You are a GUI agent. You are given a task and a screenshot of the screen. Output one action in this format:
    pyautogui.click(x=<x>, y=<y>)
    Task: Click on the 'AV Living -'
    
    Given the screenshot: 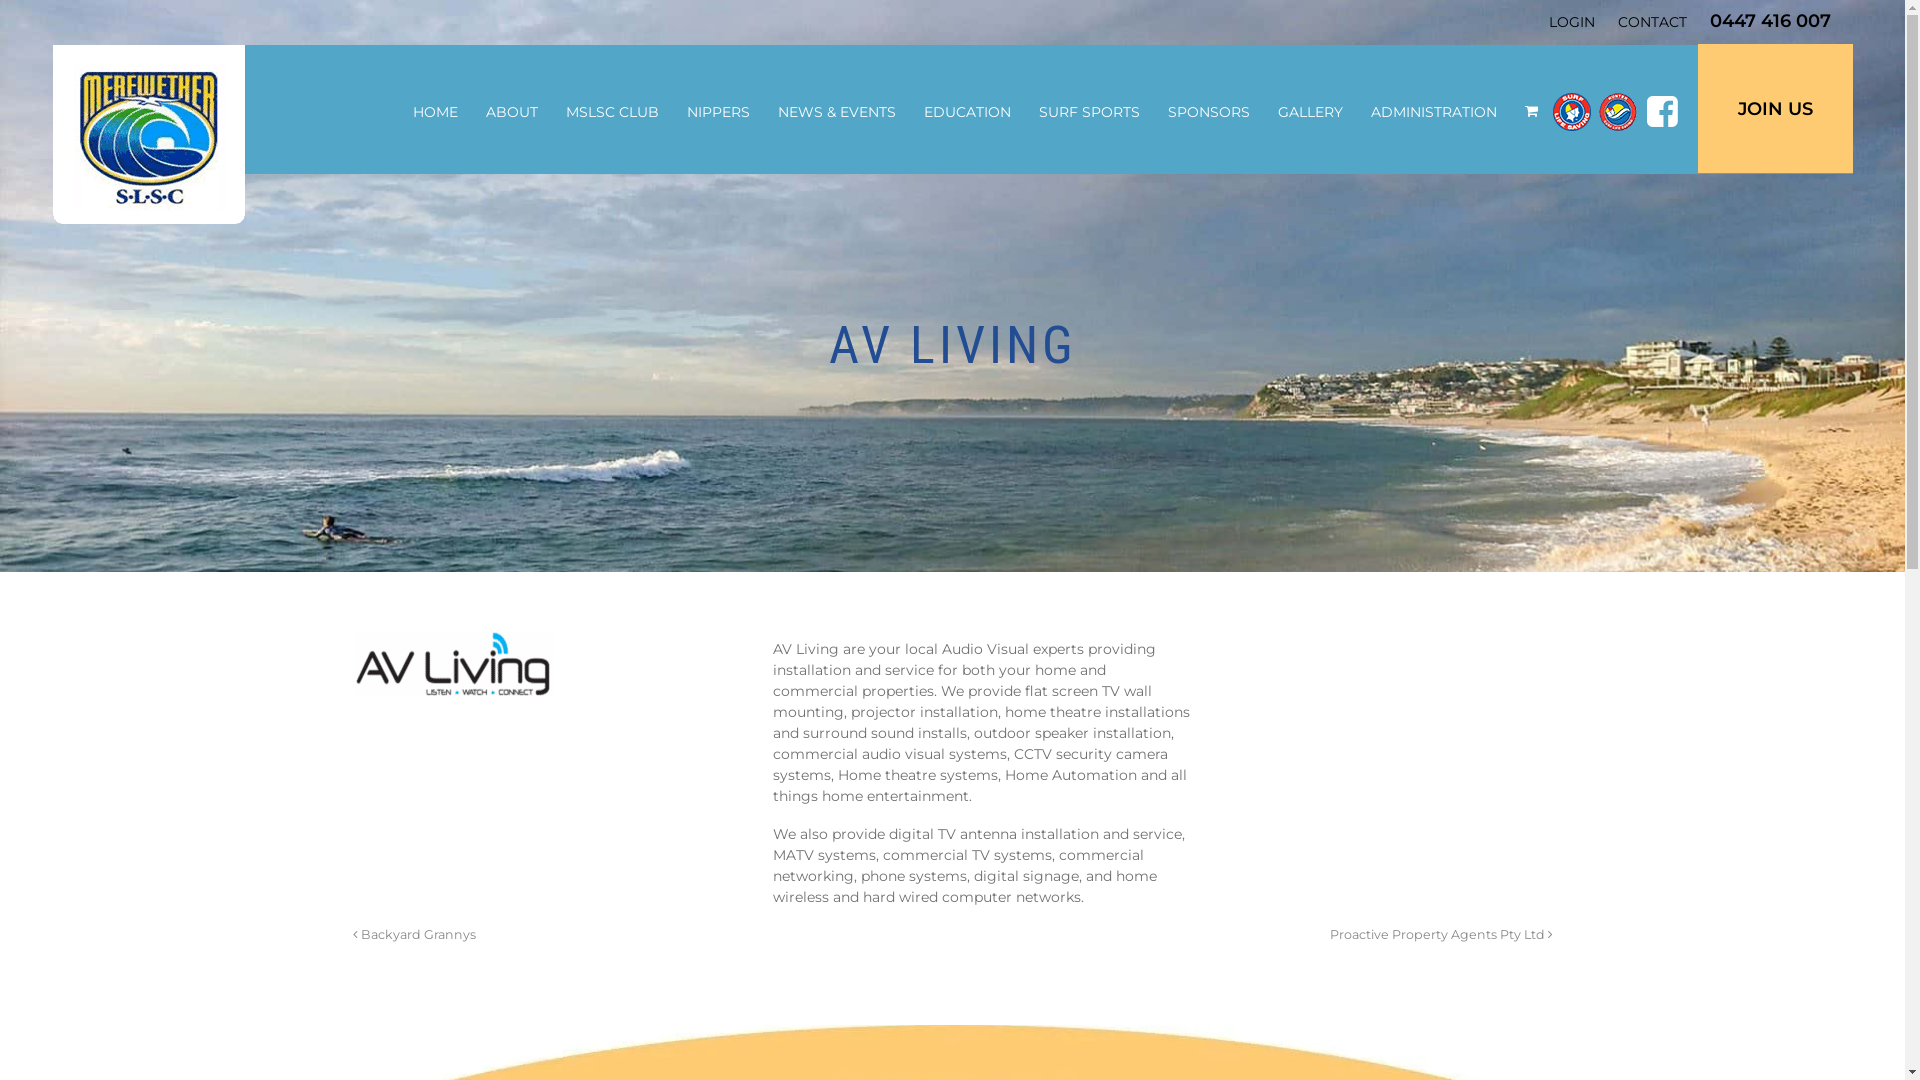 What is the action you would take?
    pyautogui.click(x=450, y=663)
    